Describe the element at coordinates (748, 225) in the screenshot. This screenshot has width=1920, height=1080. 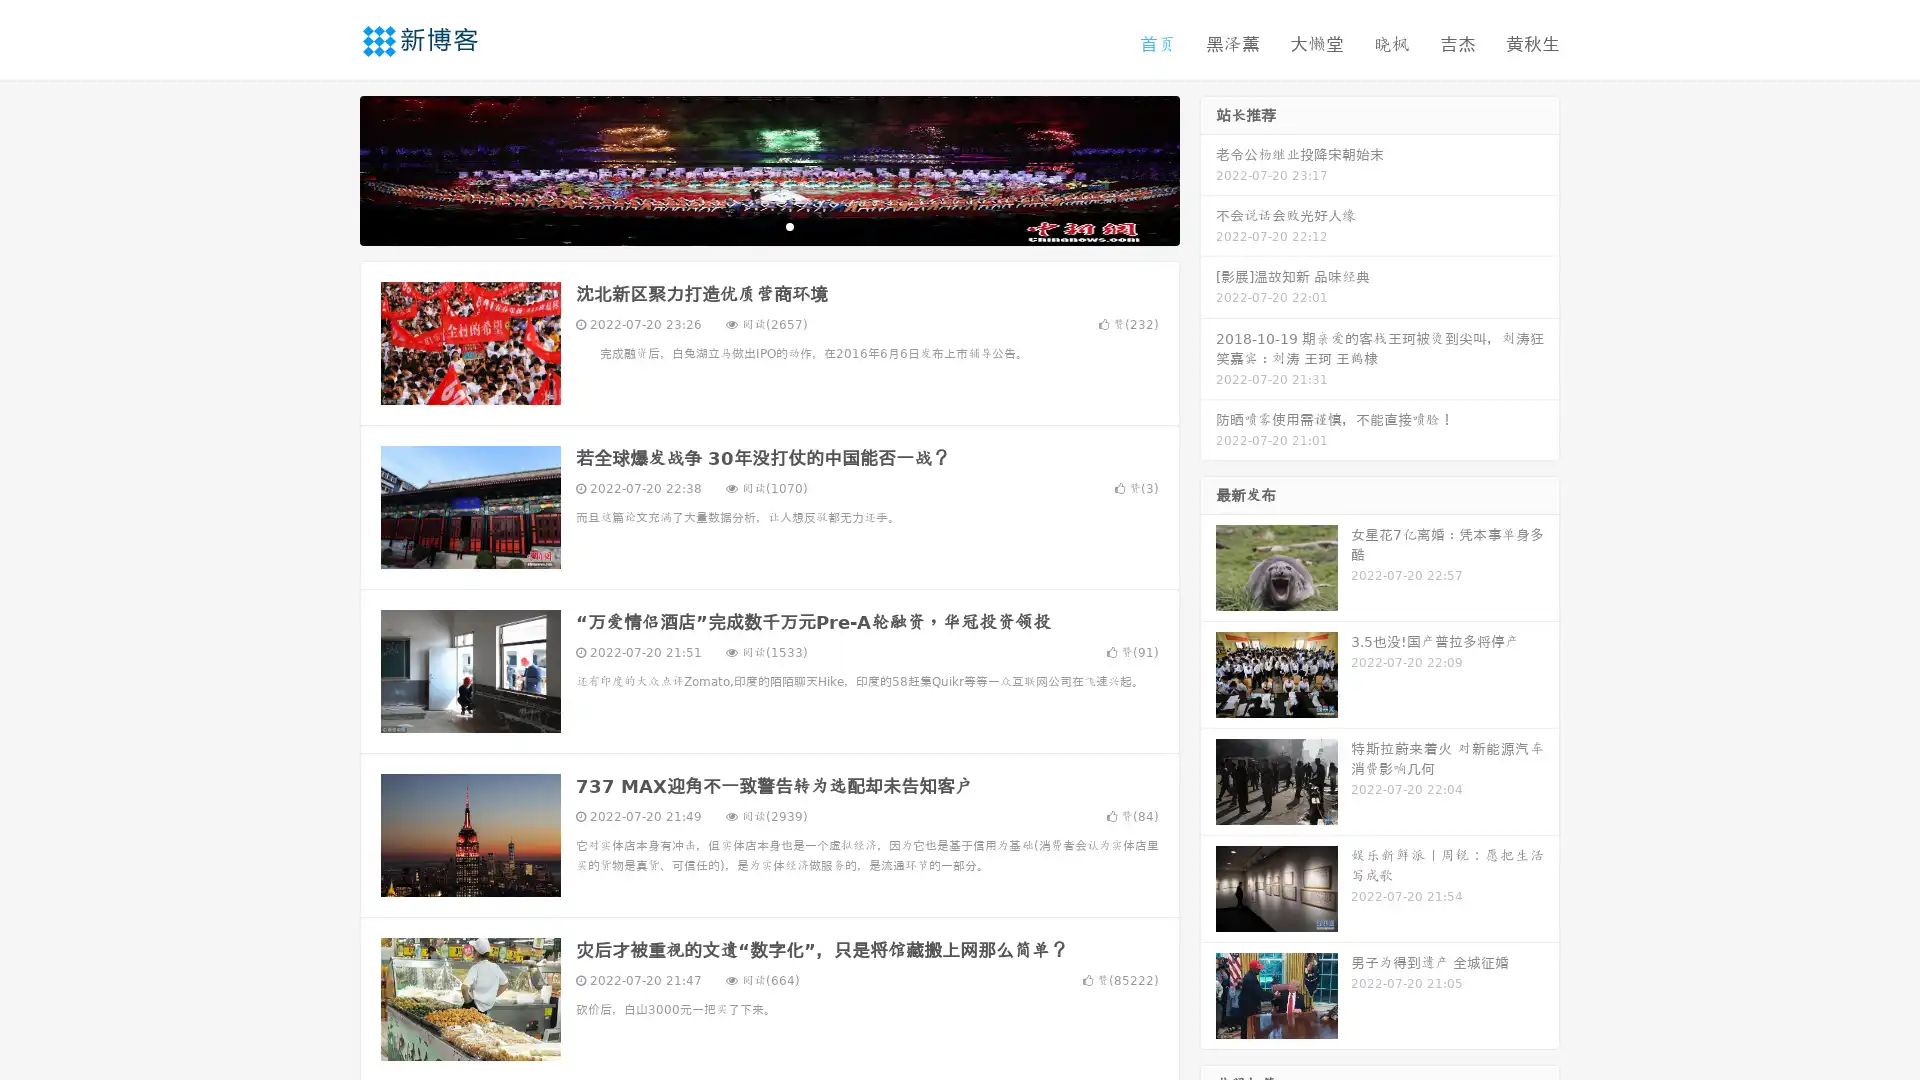
I see `Go to slide 1` at that location.